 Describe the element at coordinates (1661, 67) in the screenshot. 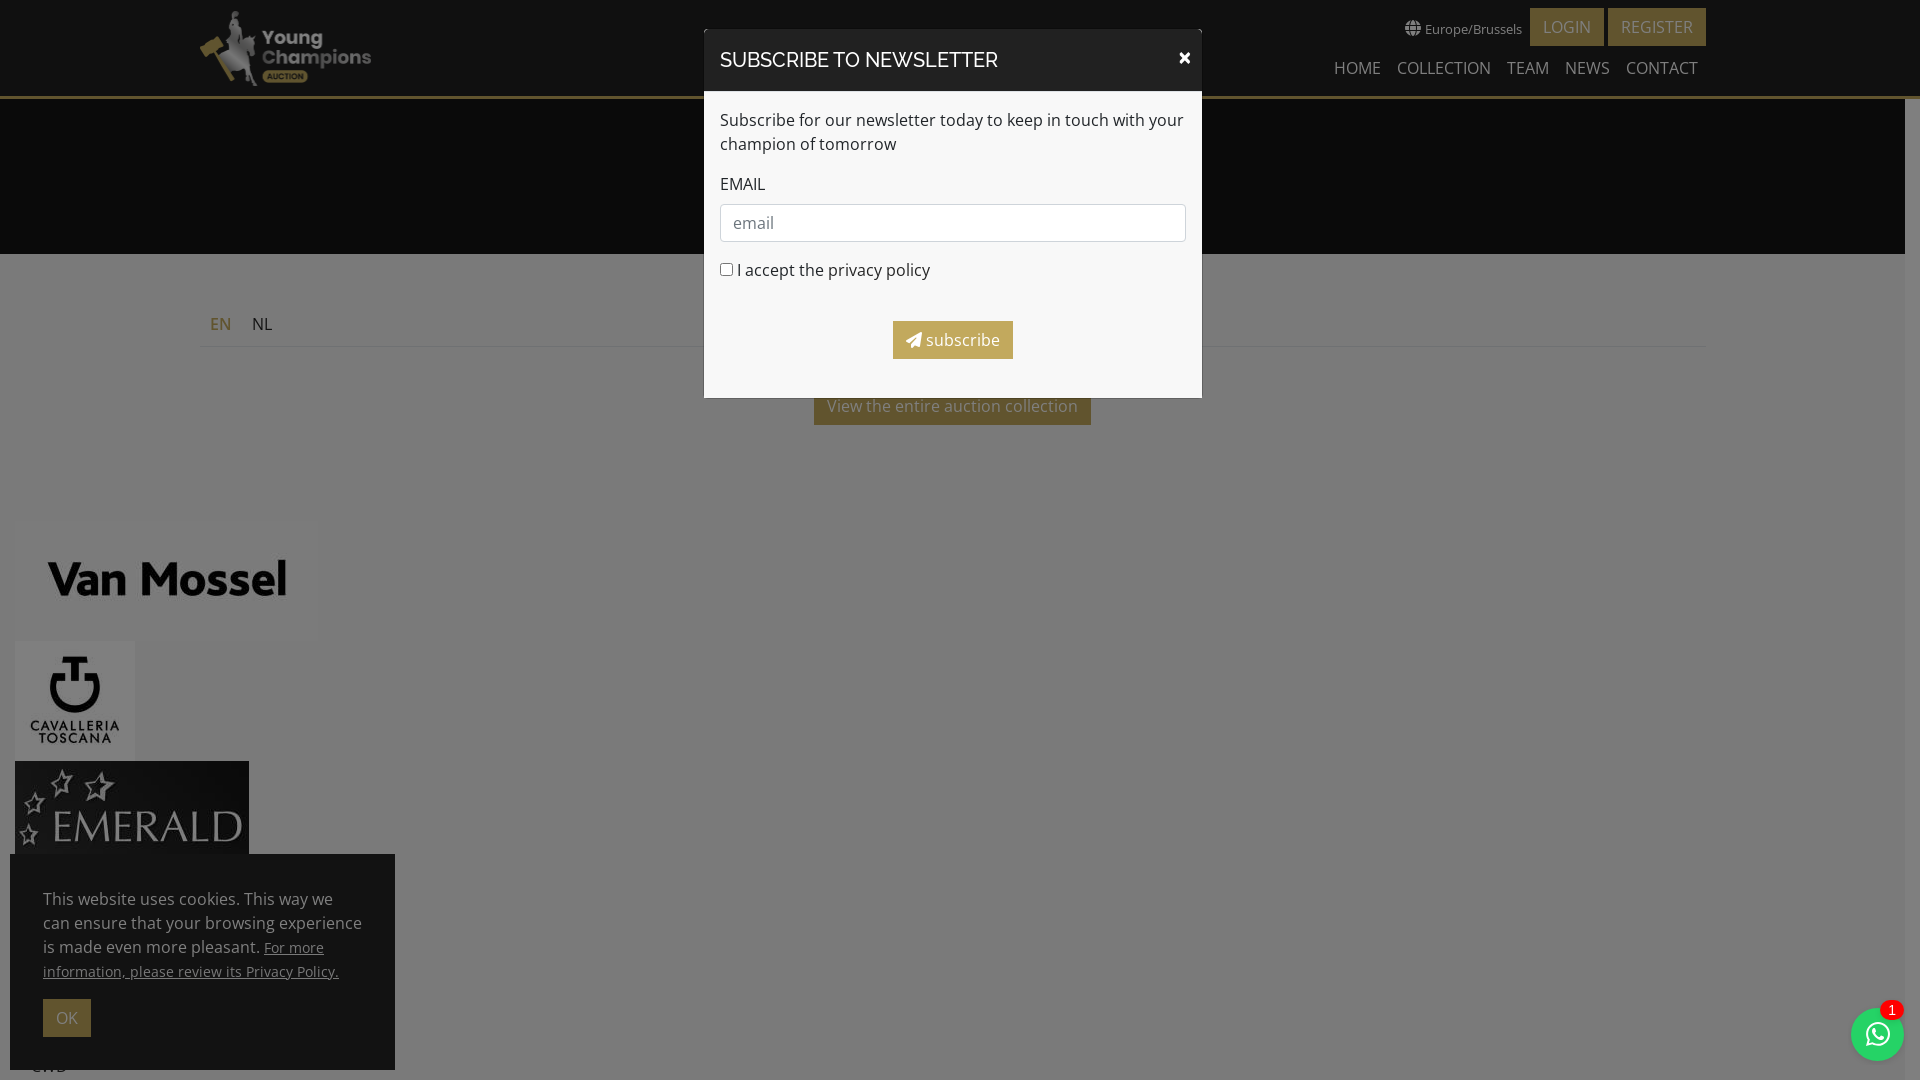

I see `'CONTACT'` at that location.